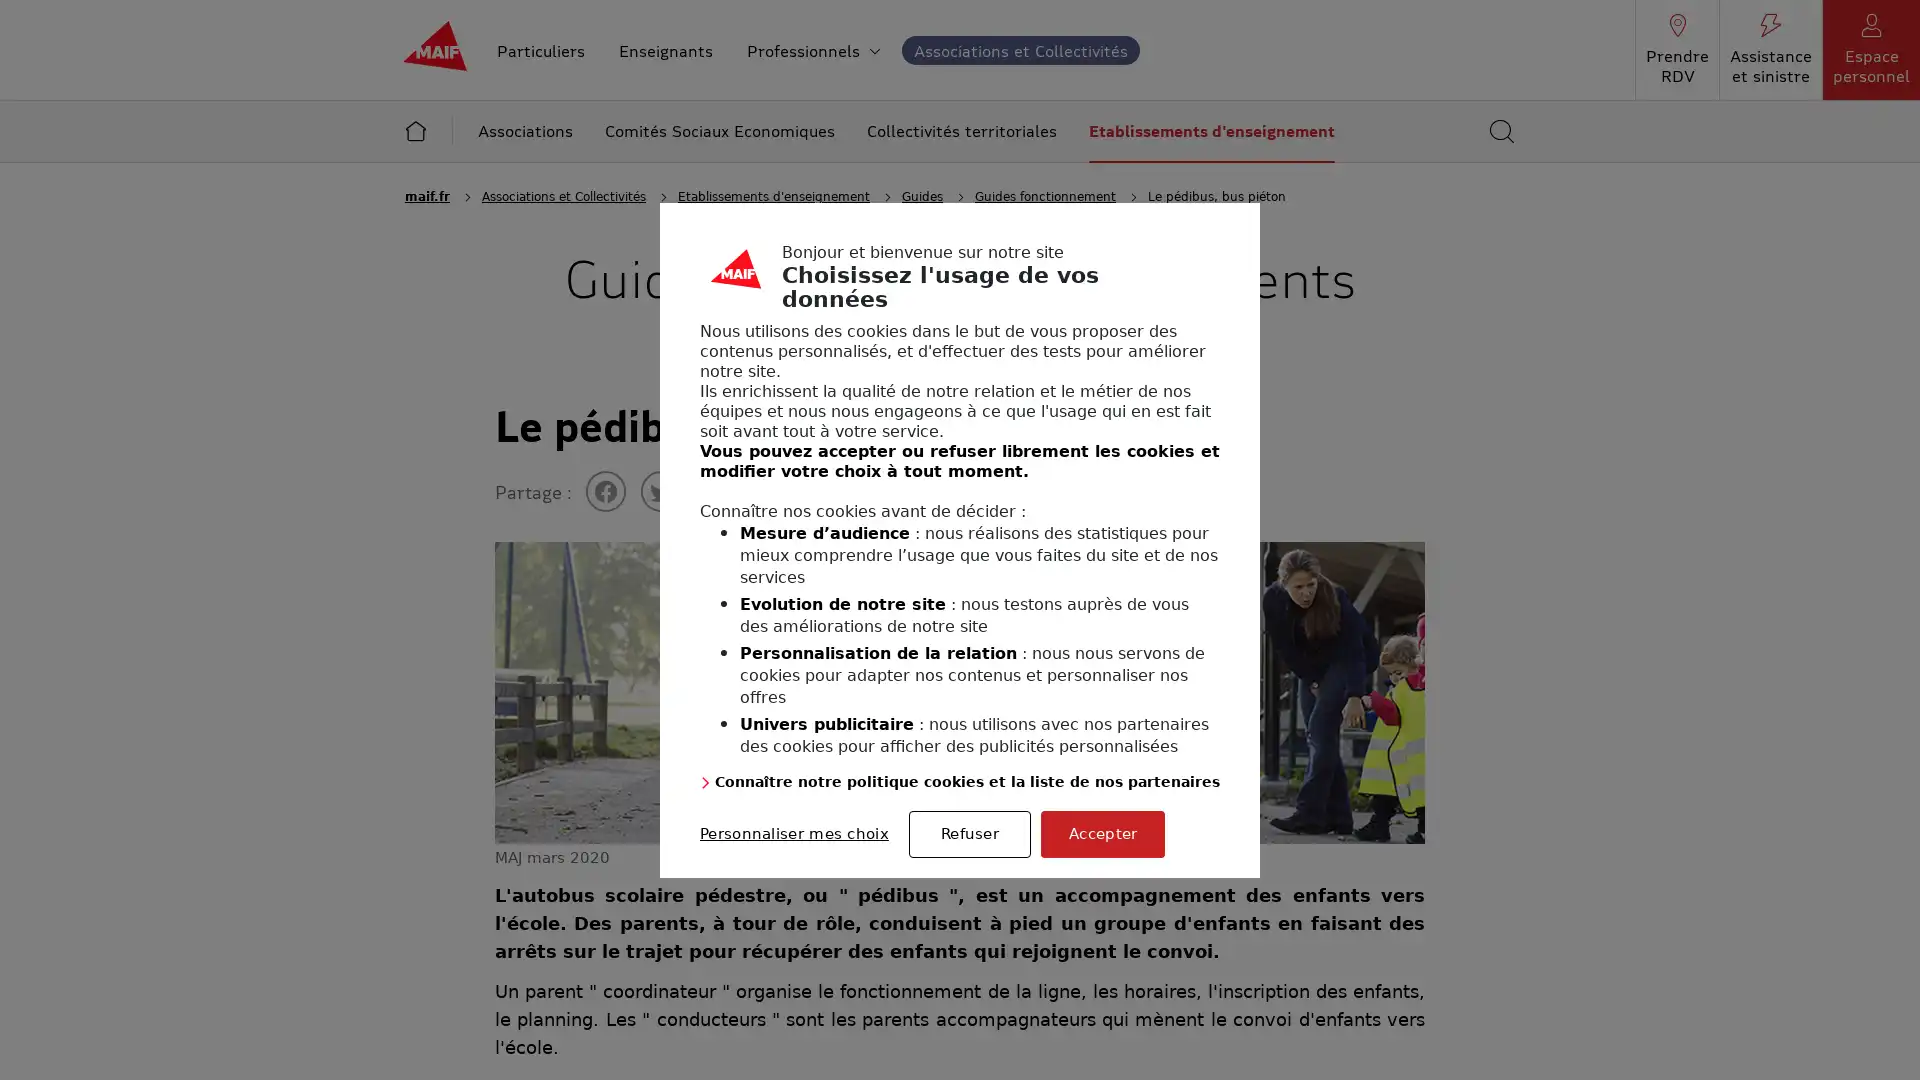 The width and height of the screenshot is (1920, 1080). Describe the element at coordinates (792, 833) in the screenshot. I see `Personnaliser mes choix` at that location.